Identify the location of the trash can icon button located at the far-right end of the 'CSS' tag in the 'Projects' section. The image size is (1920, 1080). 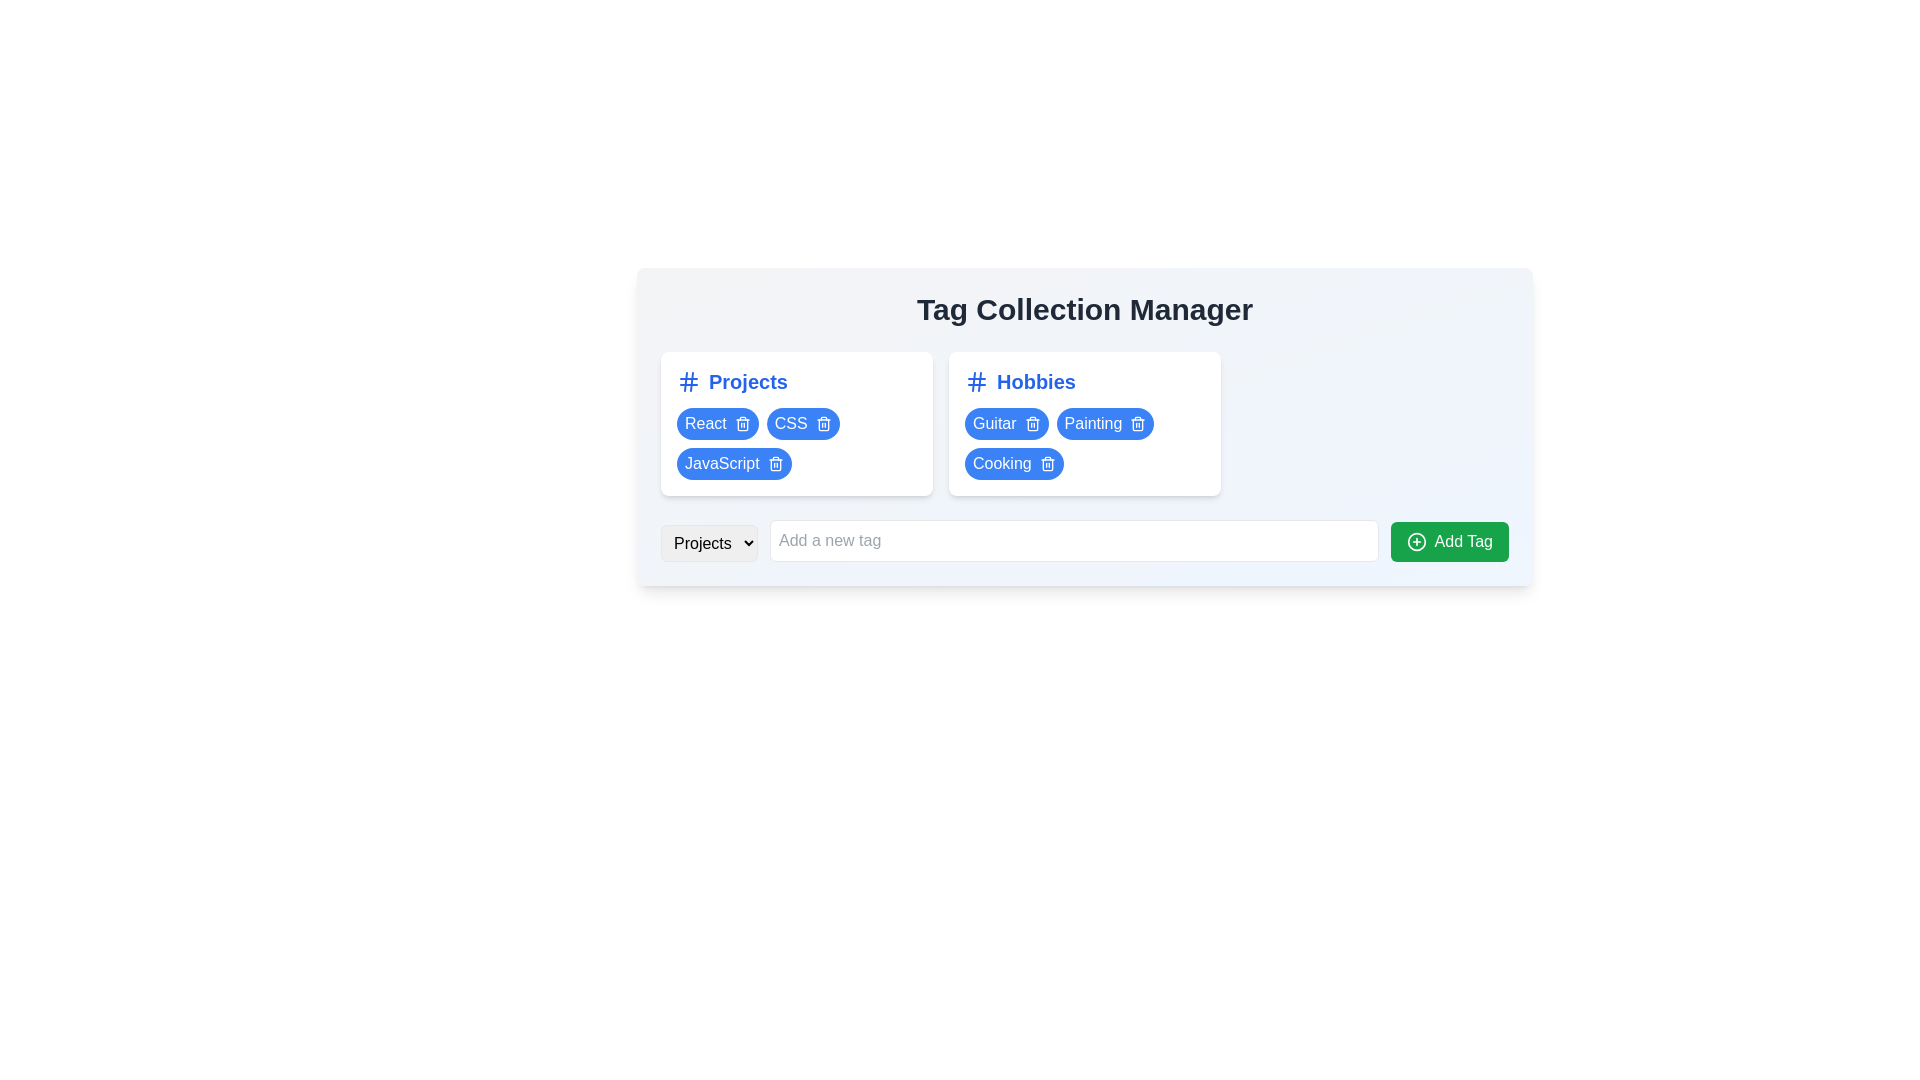
(823, 423).